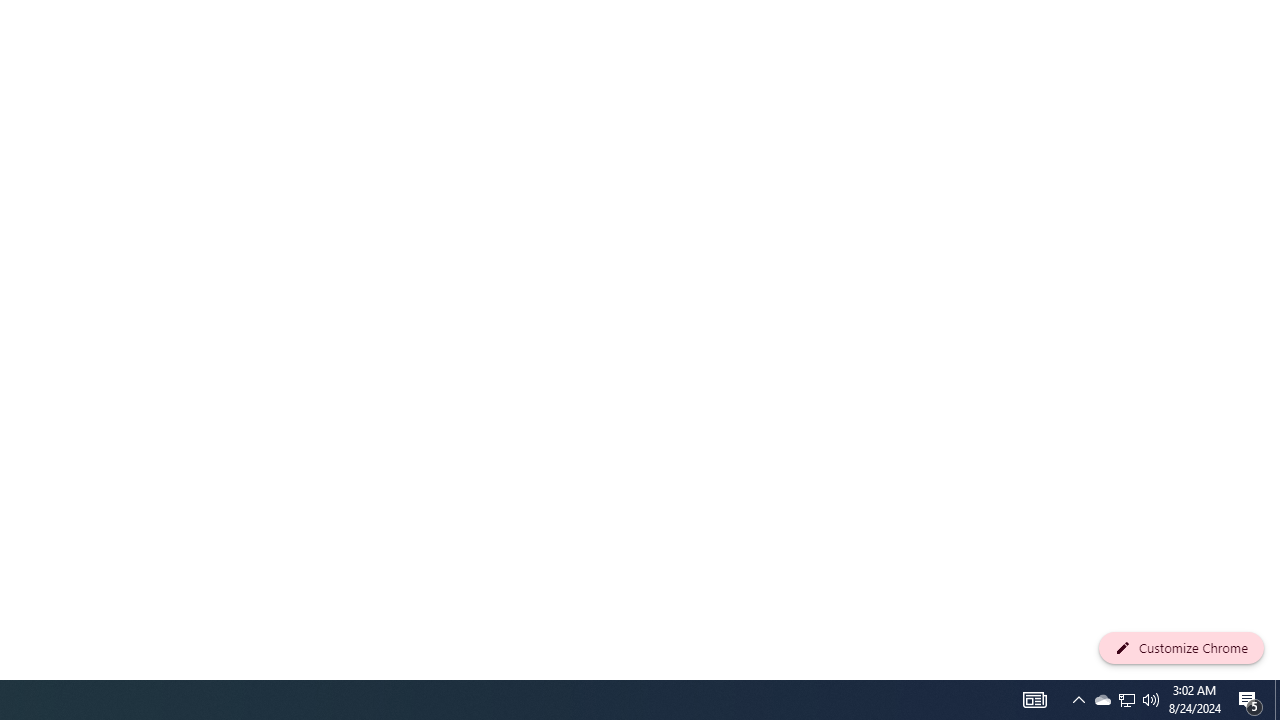 Image resolution: width=1280 pixels, height=720 pixels. Describe the element at coordinates (1181, 648) in the screenshot. I see `'Customize Chrome'` at that location.